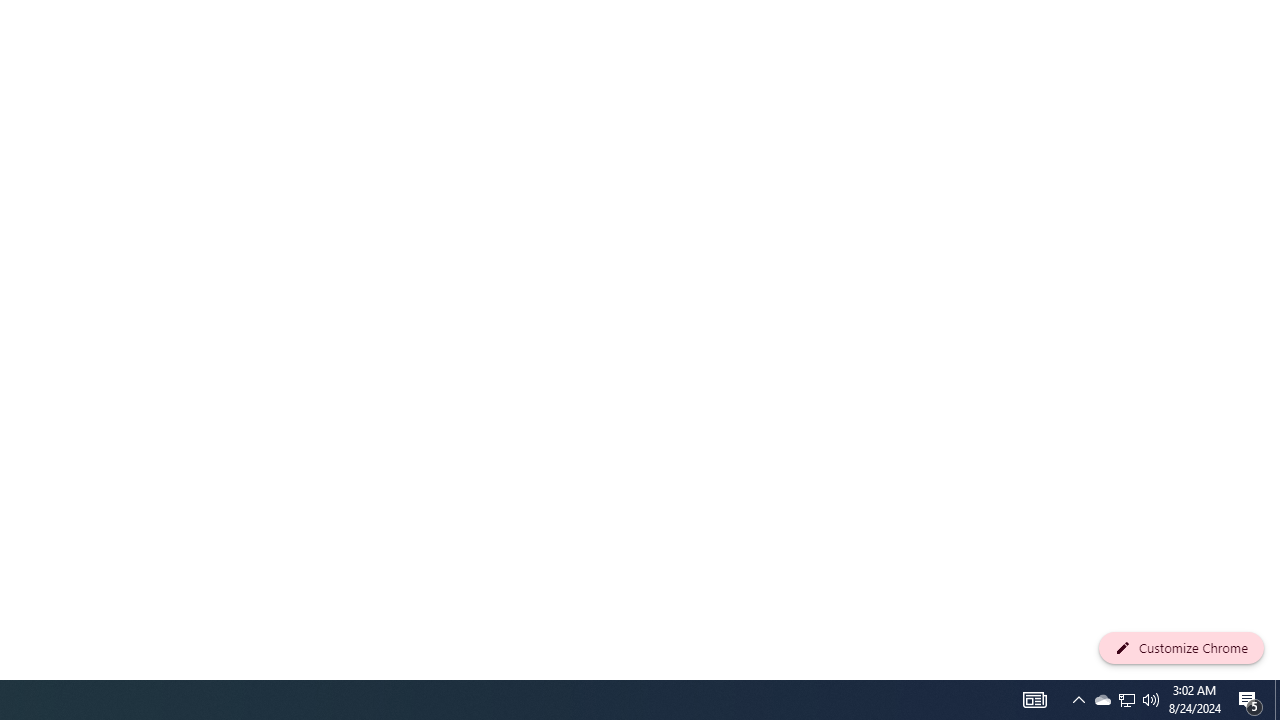 Image resolution: width=1280 pixels, height=720 pixels. Describe the element at coordinates (1181, 648) in the screenshot. I see `'Customize Chrome'` at that location.